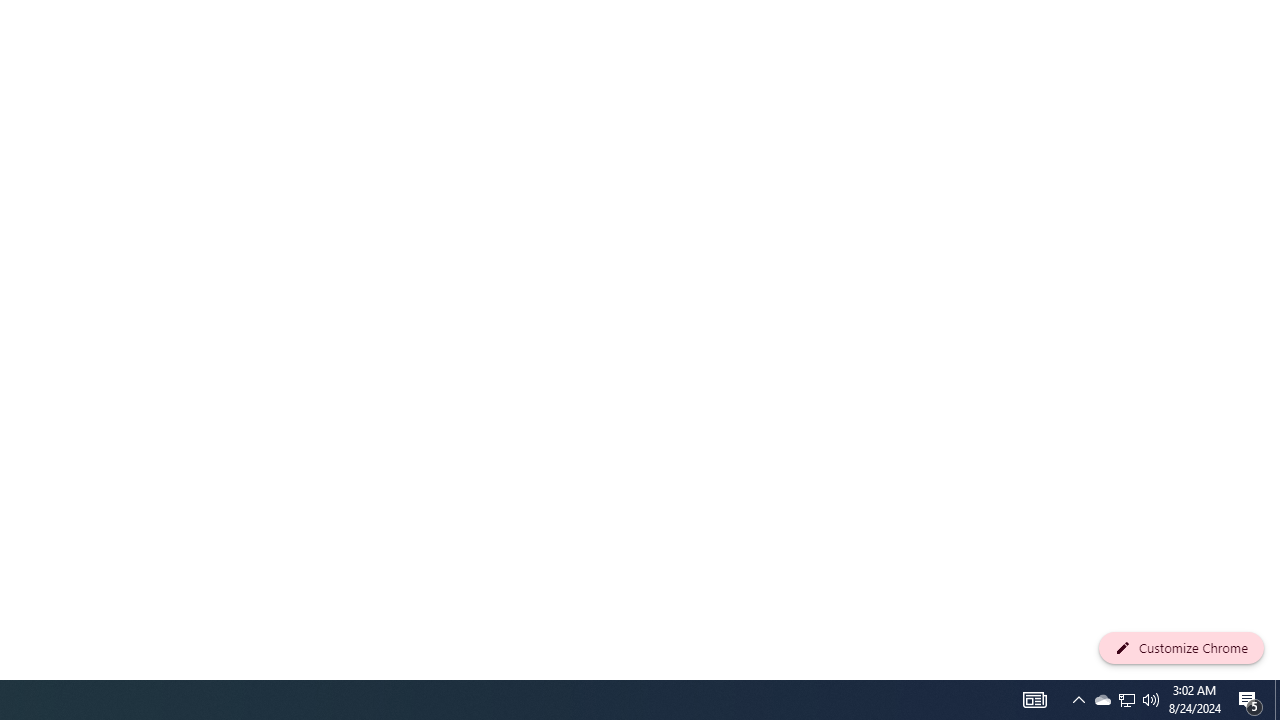 Image resolution: width=1280 pixels, height=720 pixels. Describe the element at coordinates (1181, 648) in the screenshot. I see `'Customize Chrome'` at that location.